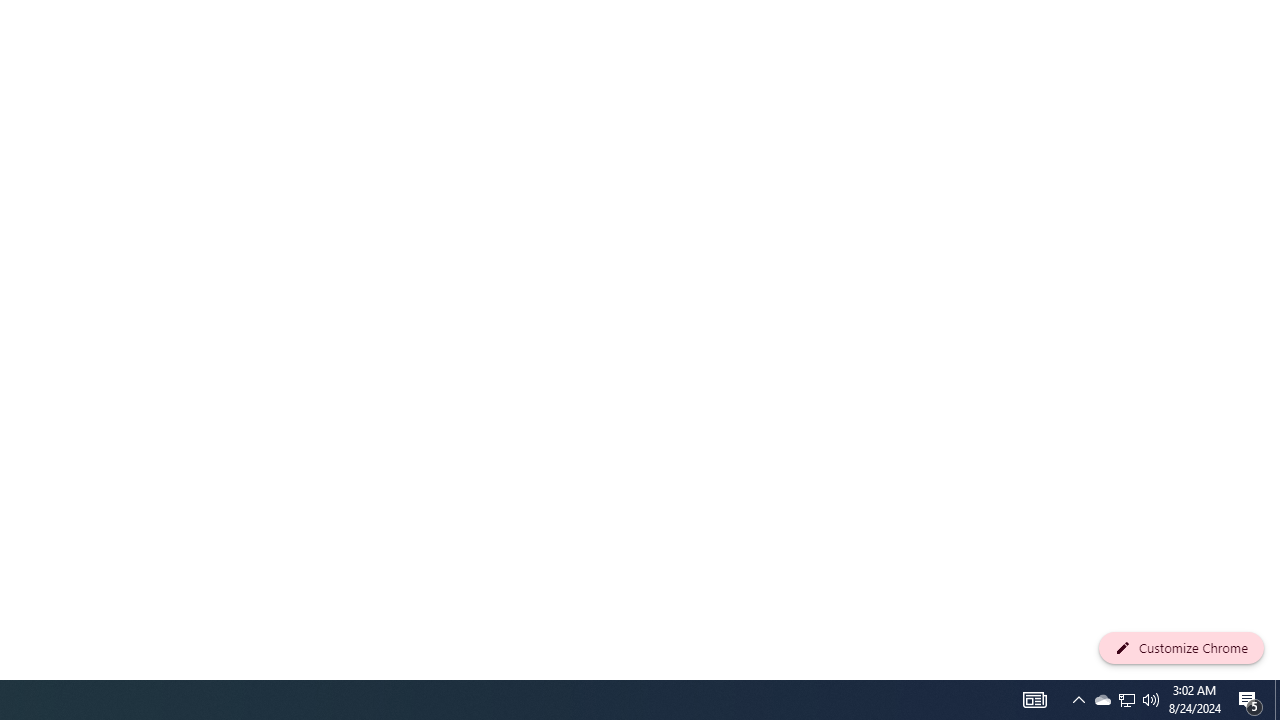 Image resolution: width=1280 pixels, height=720 pixels. Describe the element at coordinates (1181, 648) in the screenshot. I see `'Customize Chrome'` at that location.